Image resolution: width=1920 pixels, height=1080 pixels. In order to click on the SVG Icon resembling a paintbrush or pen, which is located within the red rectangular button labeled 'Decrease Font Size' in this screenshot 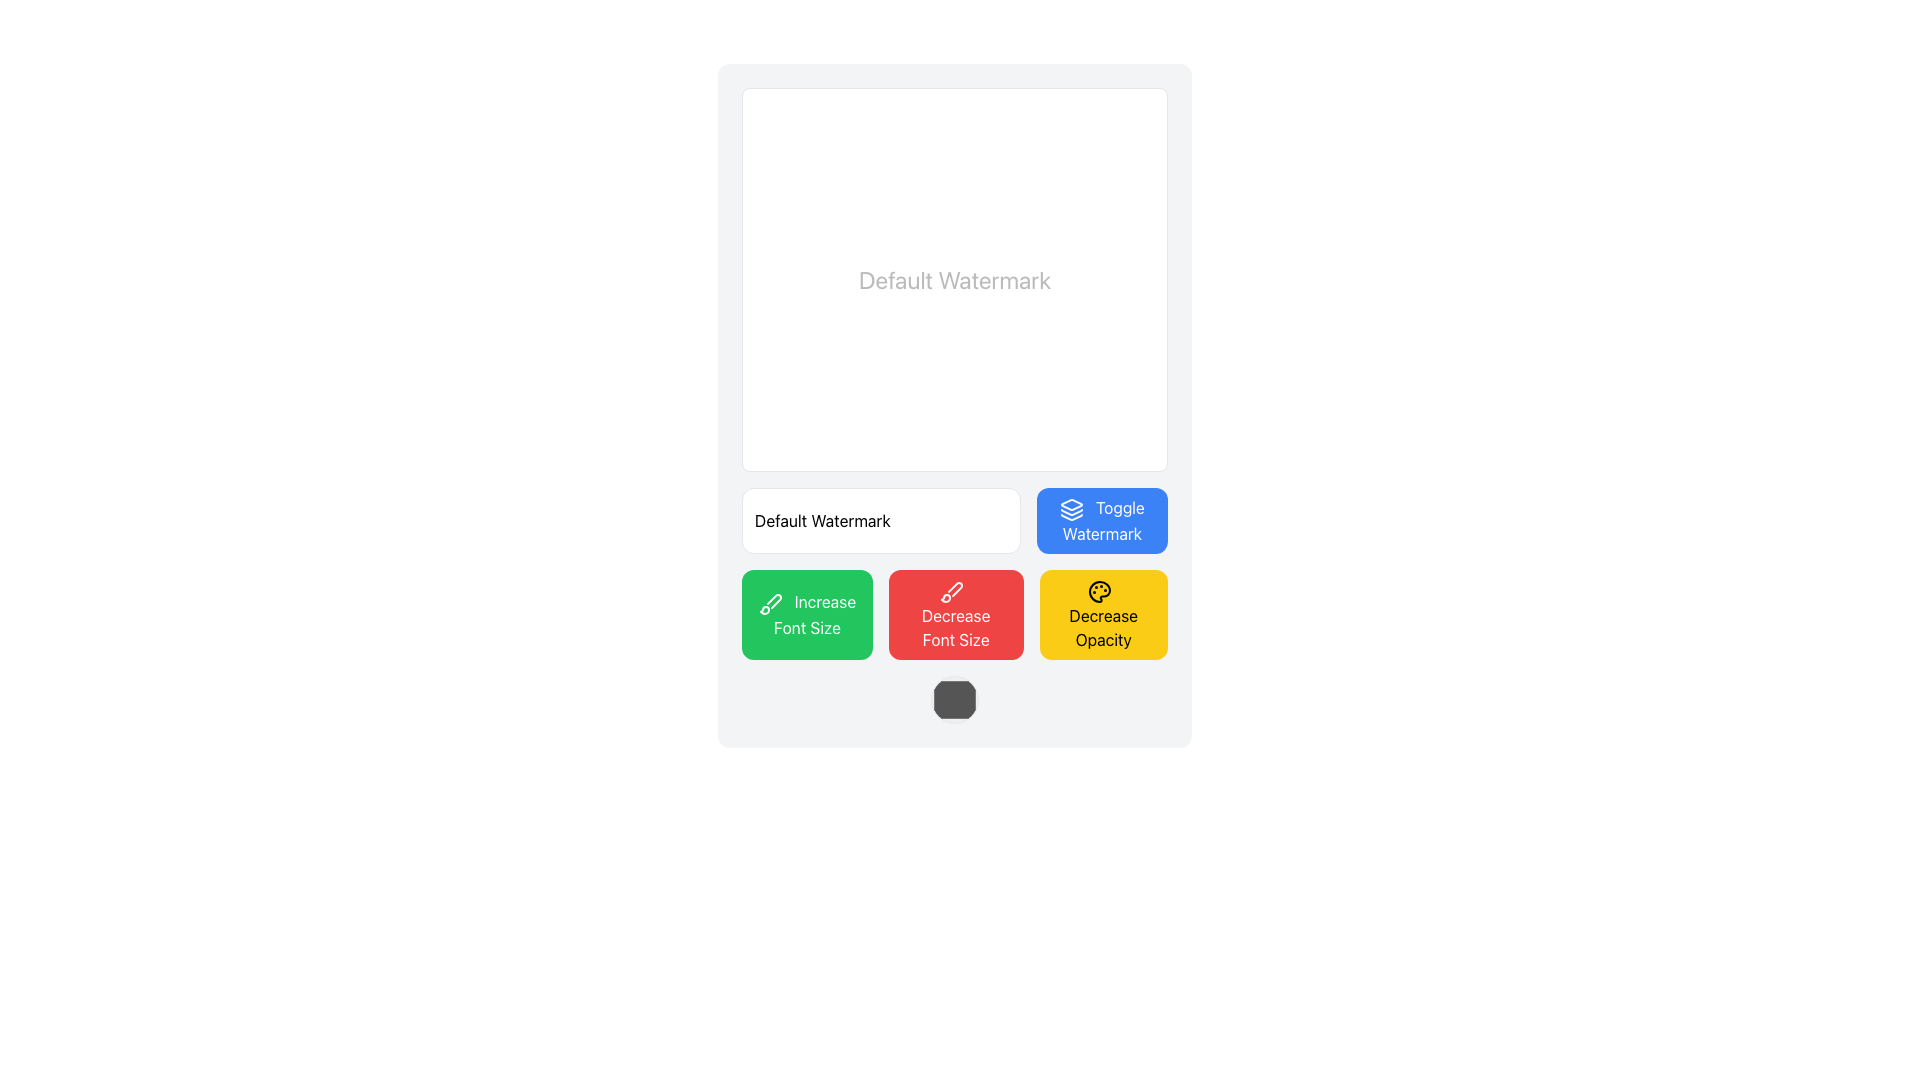, I will do `click(951, 590)`.